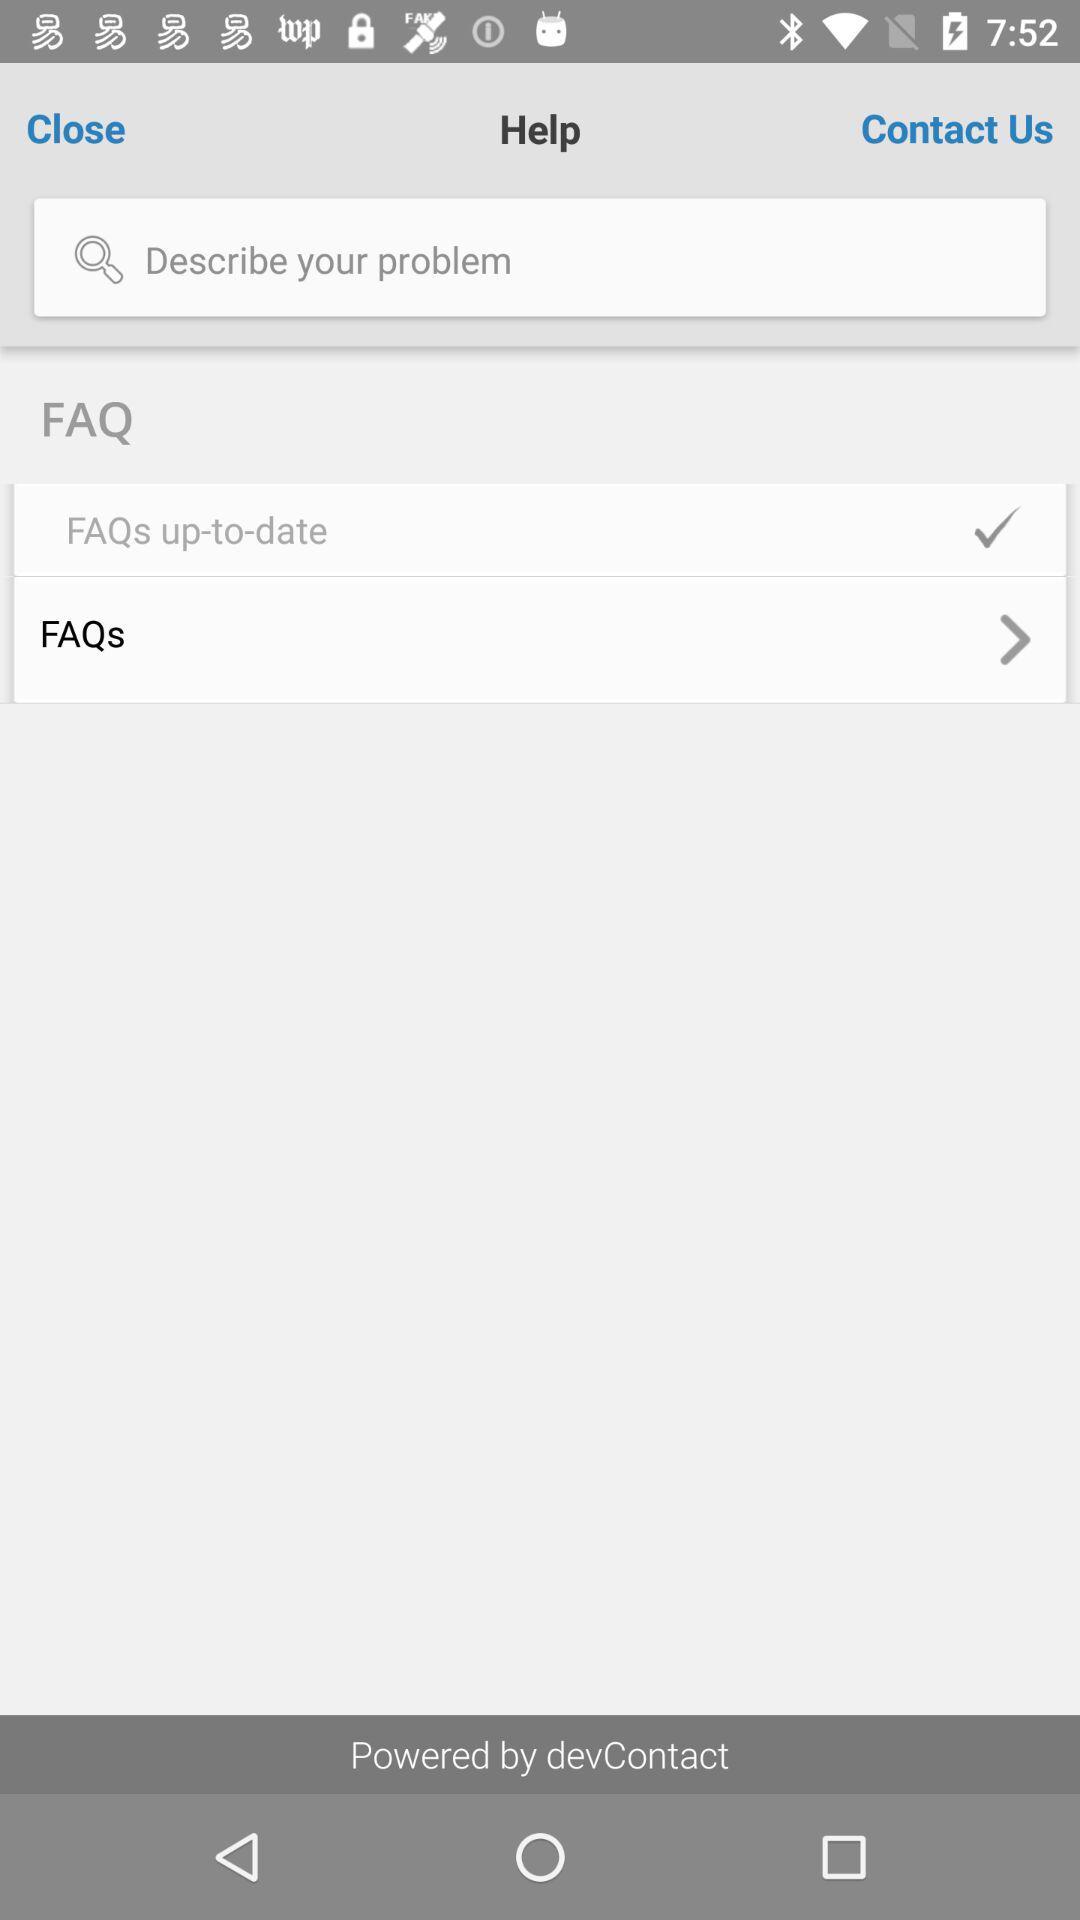 This screenshot has height=1920, width=1080. Describe the element at coordinates (956, 127) in the screenshot. I see `the button on the top right corner of the web page` at that location.